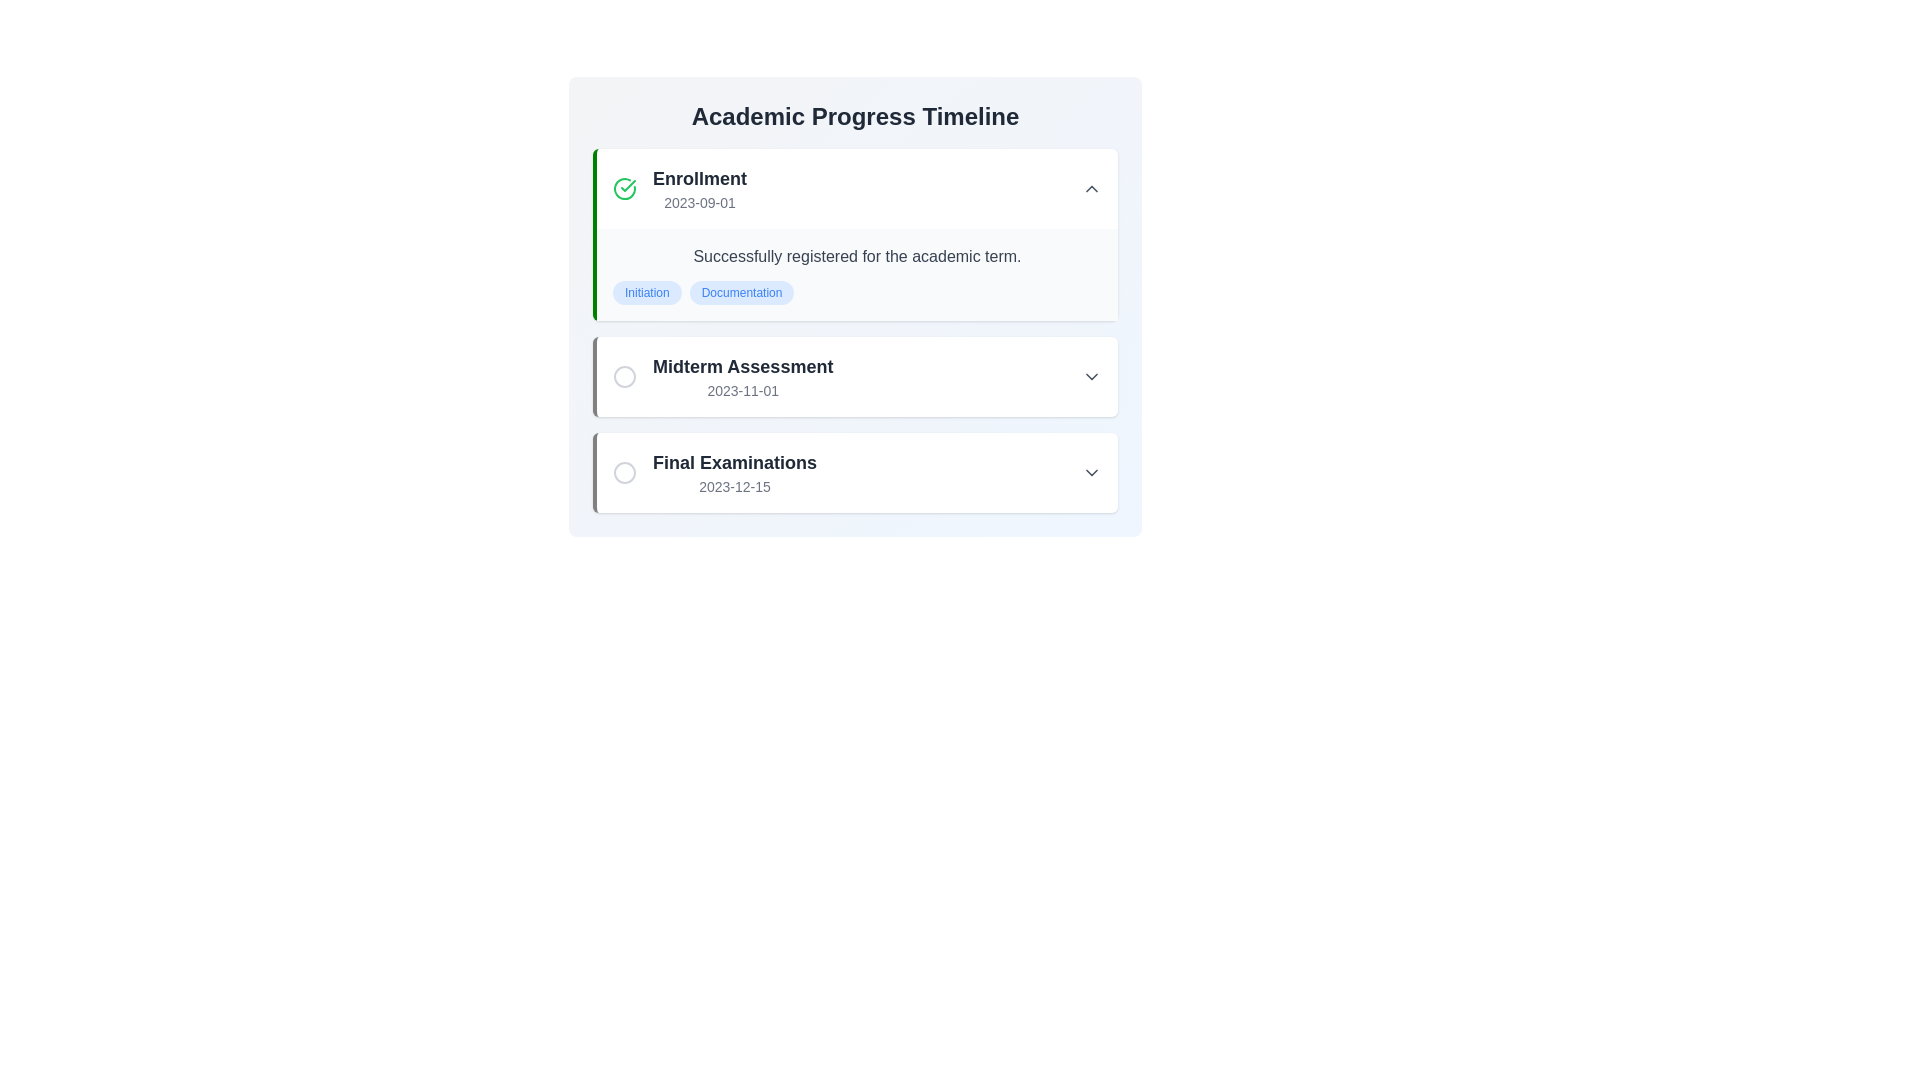 This screenshot has height=1080, width=1920. I want to click on the green checkmark icon inside a circle, which indicates a completed or verified status, located to the left of the 'Enrollment' text, so click(623, 189).